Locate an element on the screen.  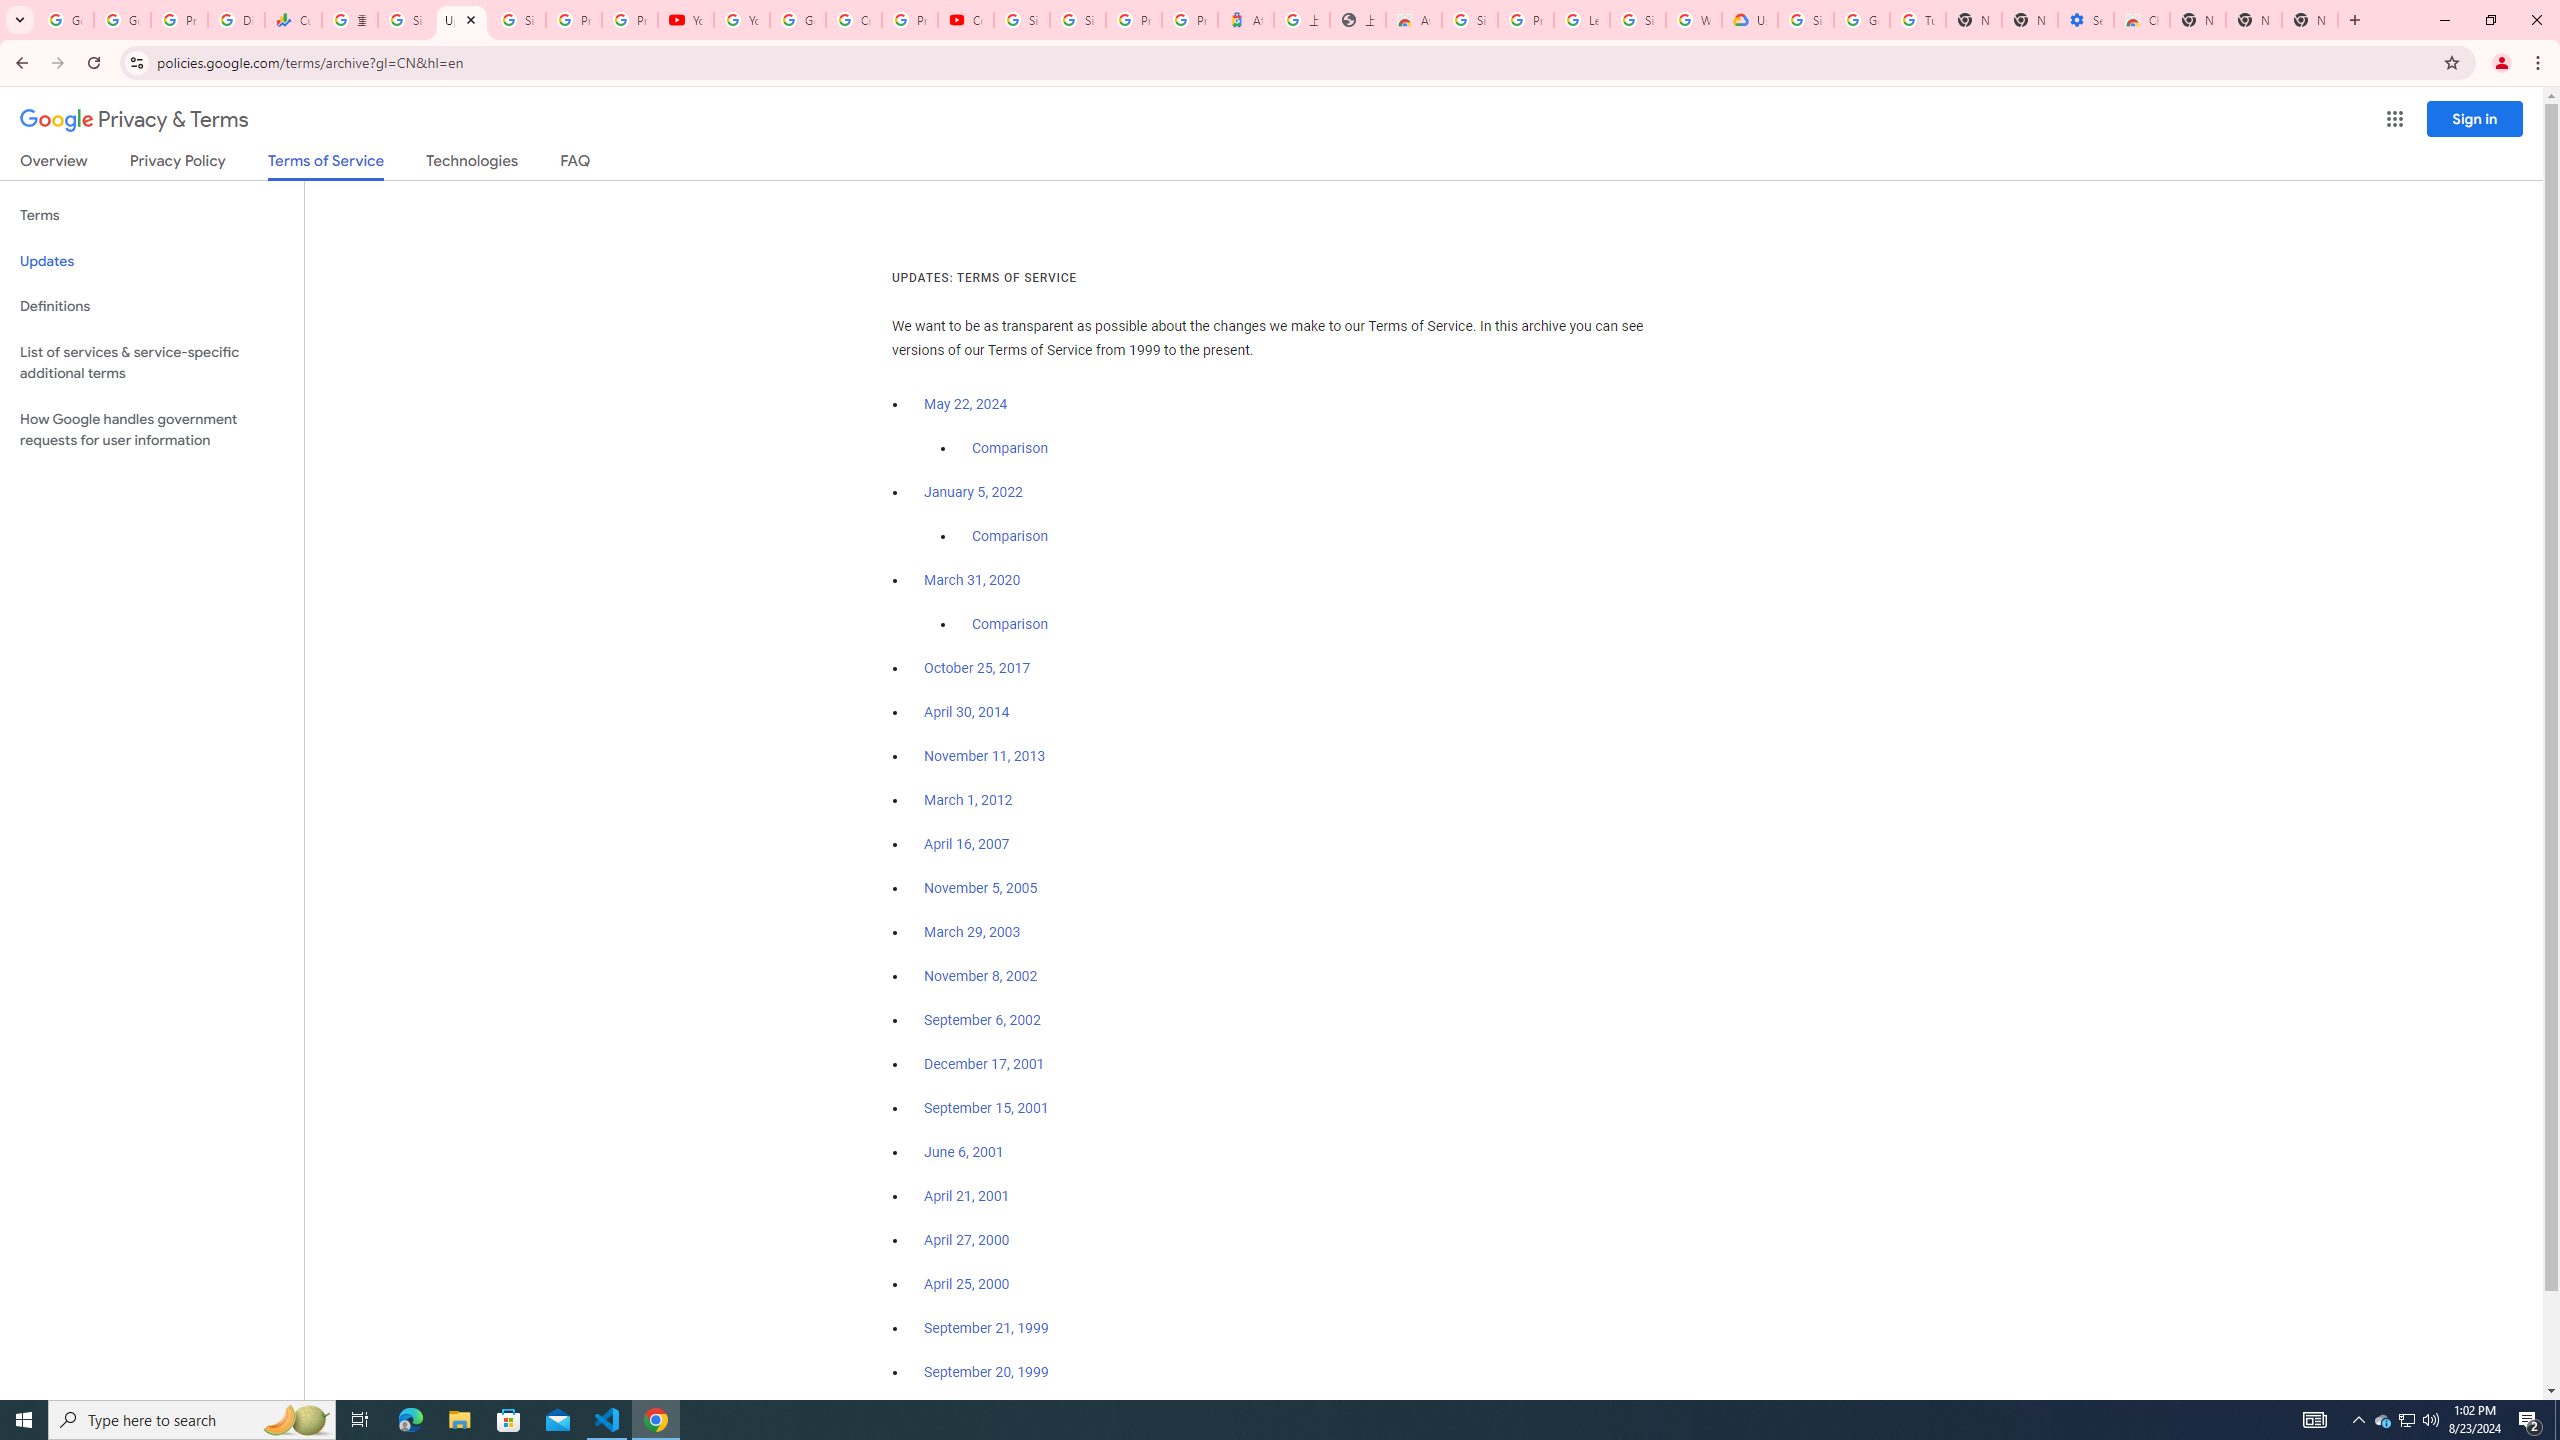
'Who are Google' is located at coordinates (1692, 19).